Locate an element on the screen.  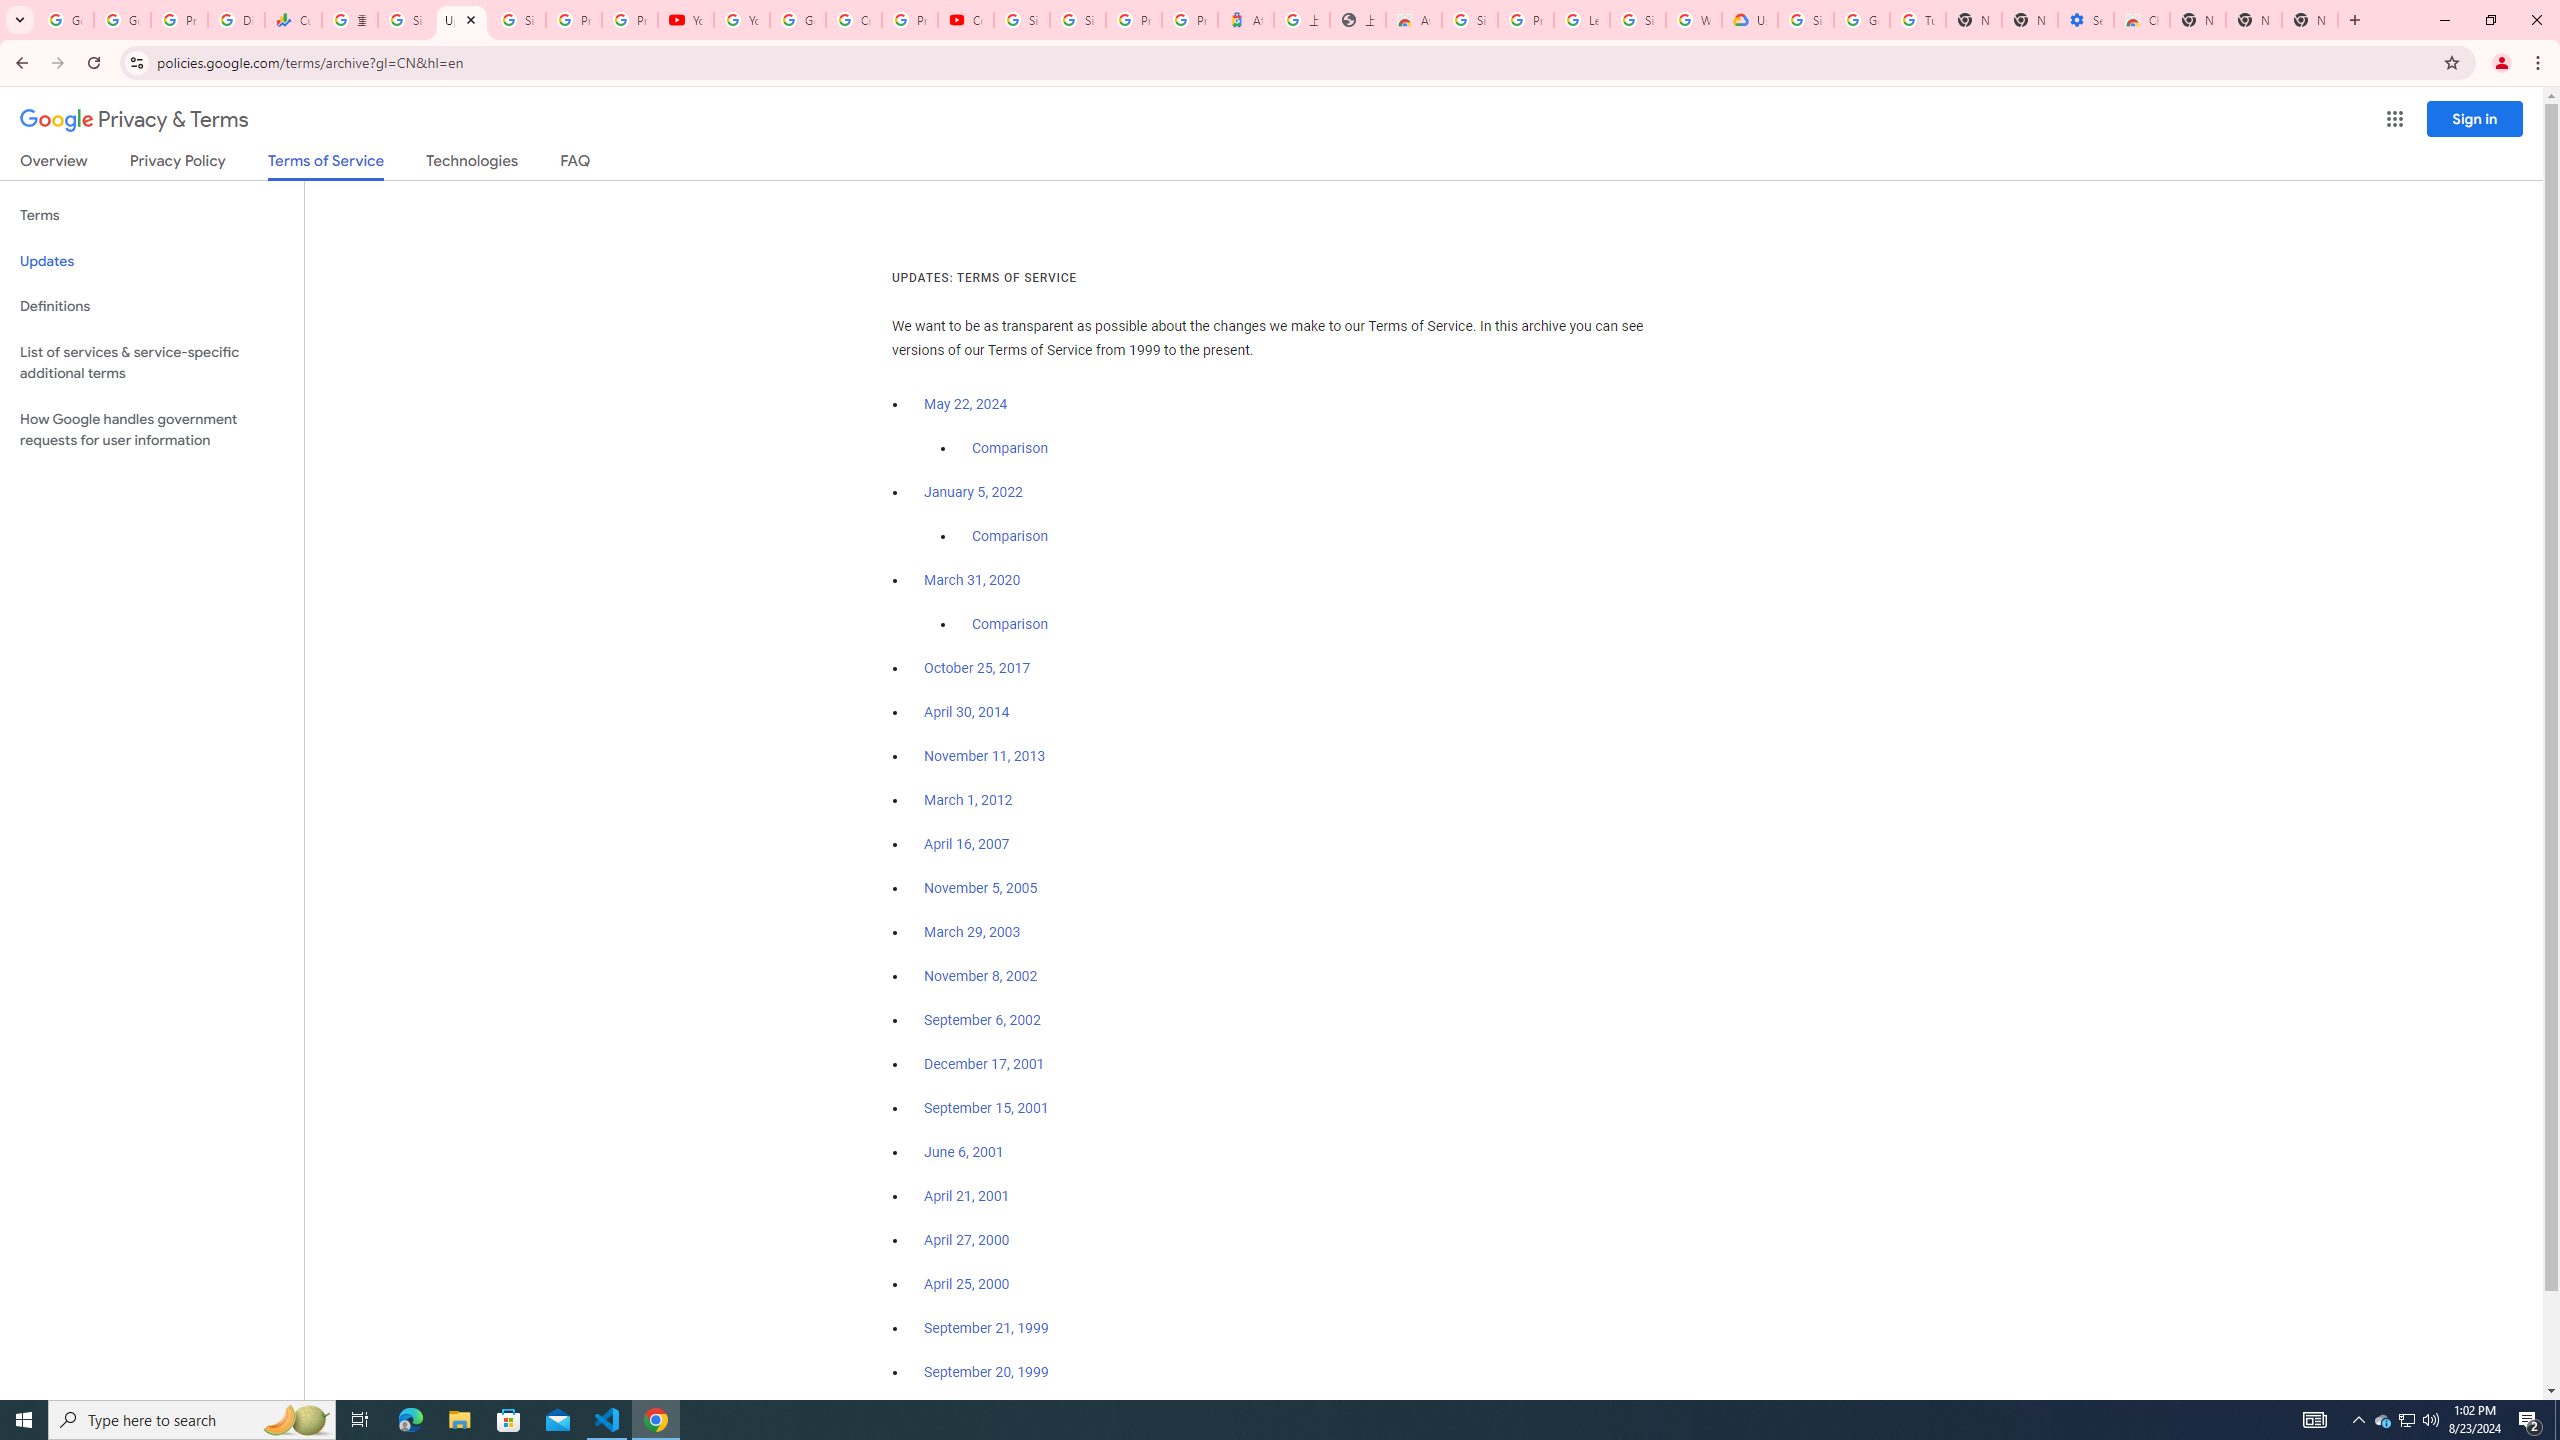
'Who are Google' is located at coordinates (1692, 19).